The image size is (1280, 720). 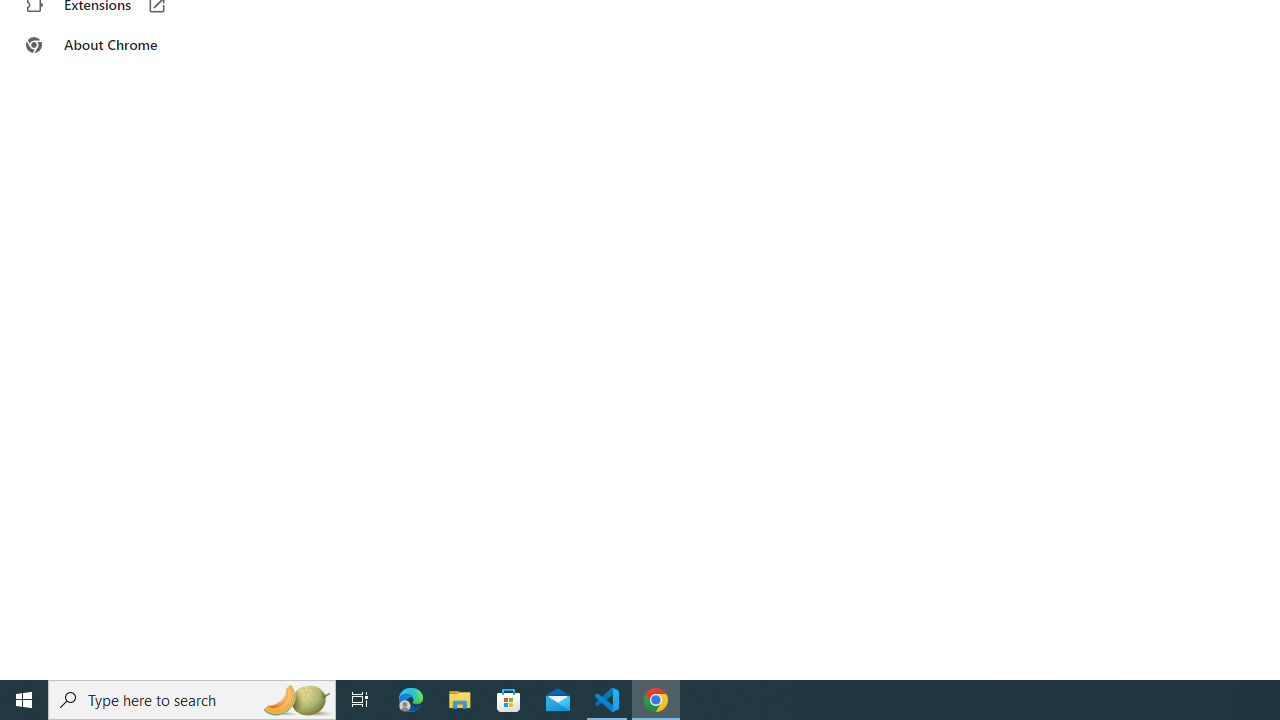 I want to click on 'Search highlights icon opens search home window', so click(x=294, y=698).